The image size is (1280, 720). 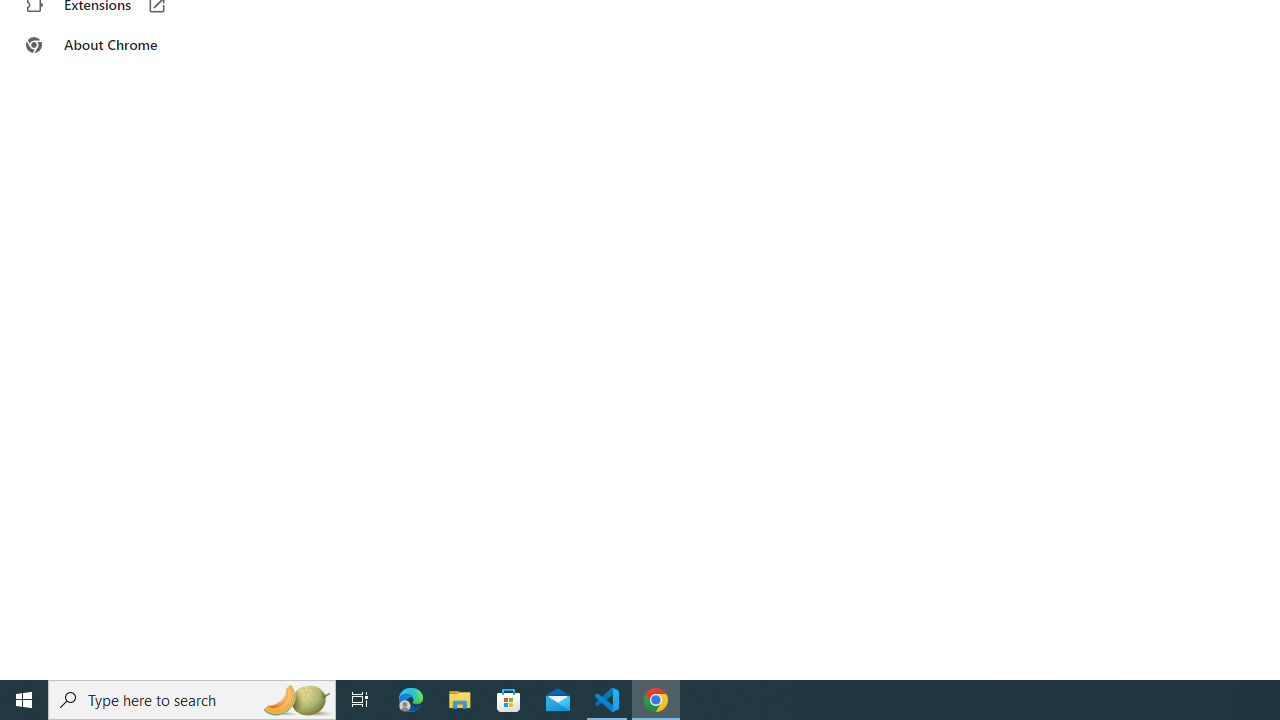 I want to click on 'Search highlights icon opens search home window', so click(x=294, y=698).